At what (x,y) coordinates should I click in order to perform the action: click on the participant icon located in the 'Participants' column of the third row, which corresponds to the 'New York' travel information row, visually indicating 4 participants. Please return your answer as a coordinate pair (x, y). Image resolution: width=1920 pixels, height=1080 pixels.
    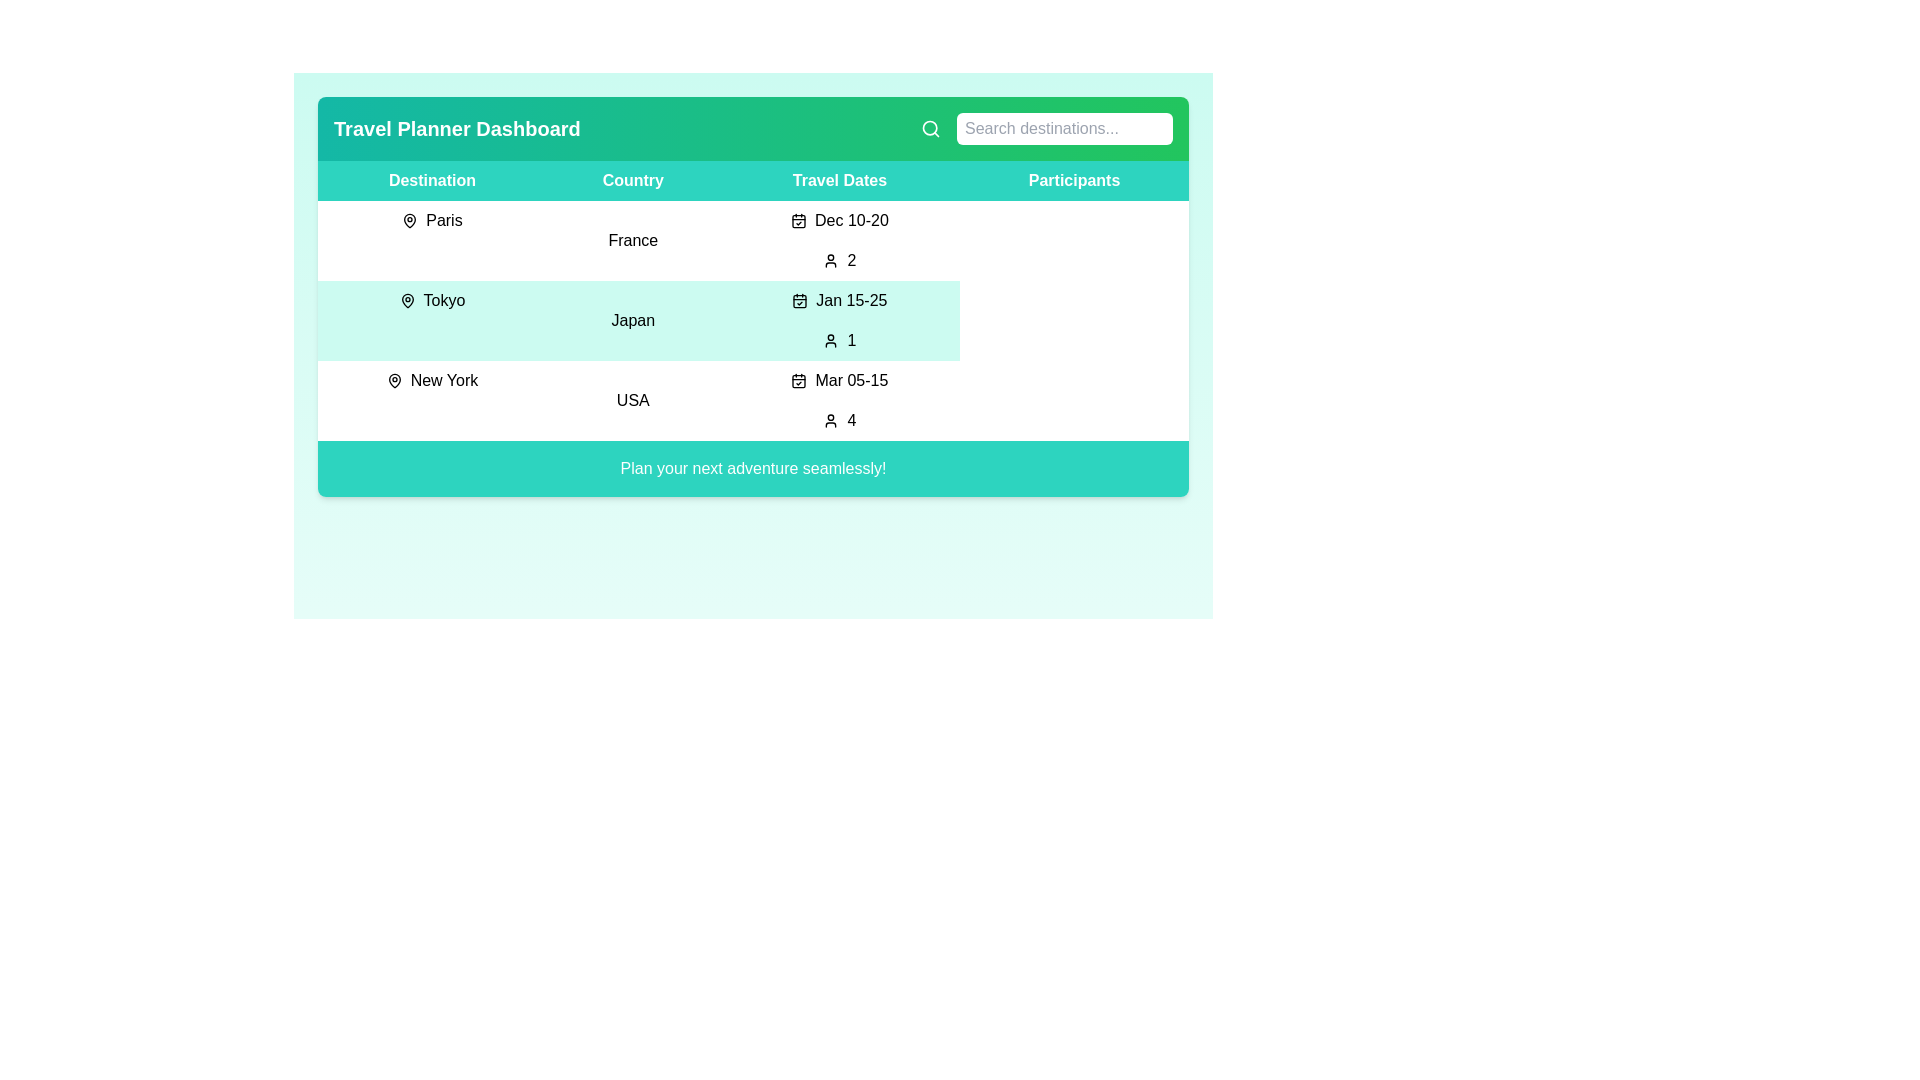
    Looking at the image, I should click on (831, 419).